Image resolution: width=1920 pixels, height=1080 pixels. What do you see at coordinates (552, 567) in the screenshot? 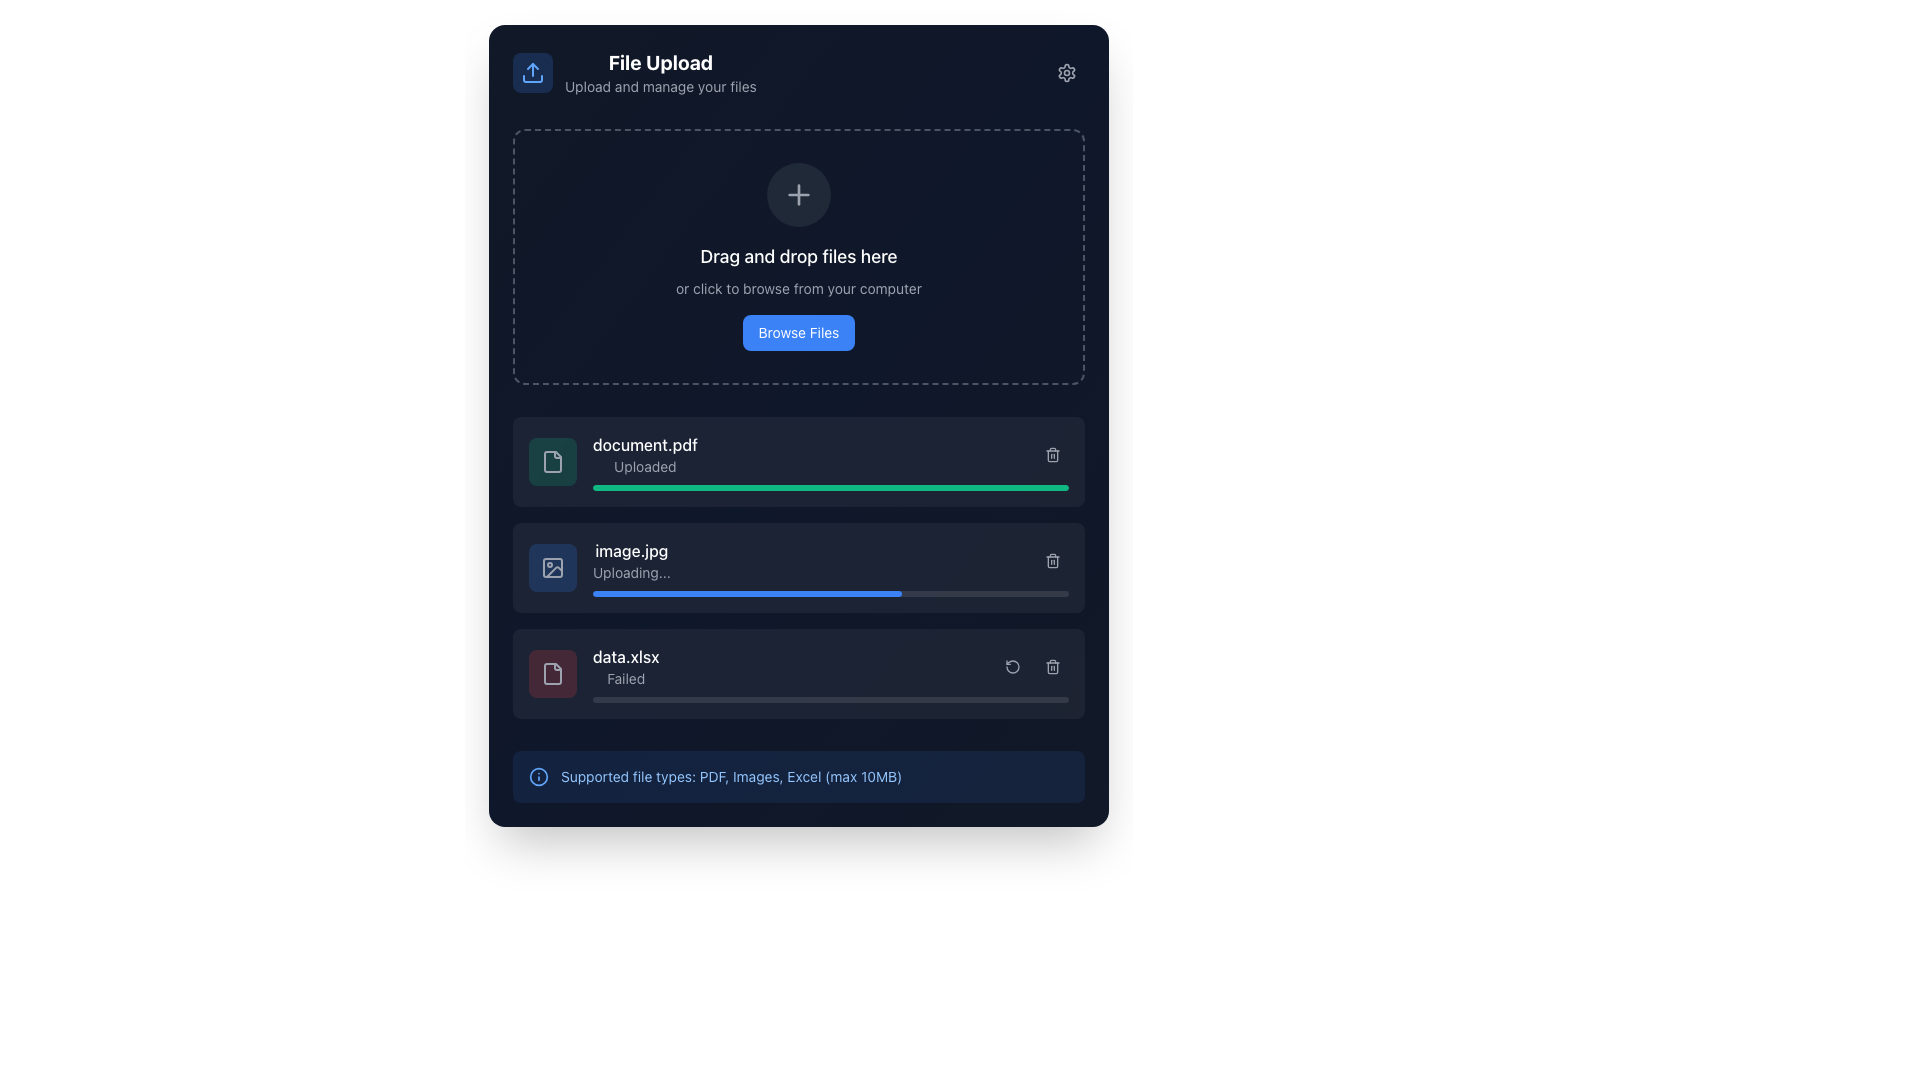
I see `the square-shaped icon with a rounded-corner blue background located to the left of the text 'image.jpg'` at bounding box center [552, 567].